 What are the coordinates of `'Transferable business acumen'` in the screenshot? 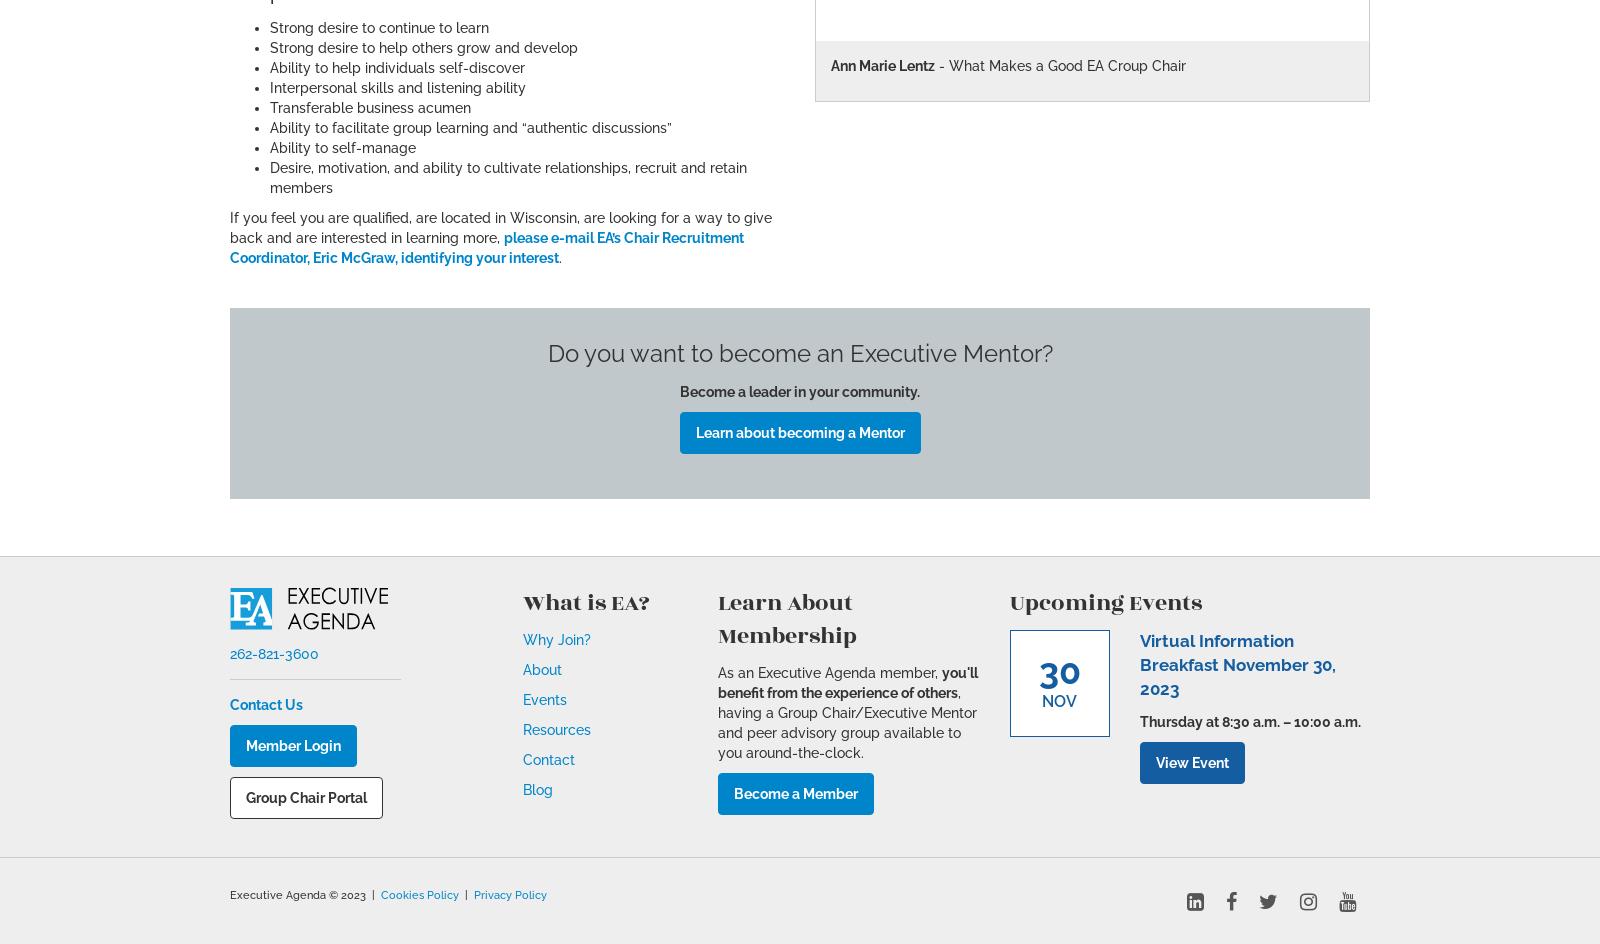 It's located at (270, 106).